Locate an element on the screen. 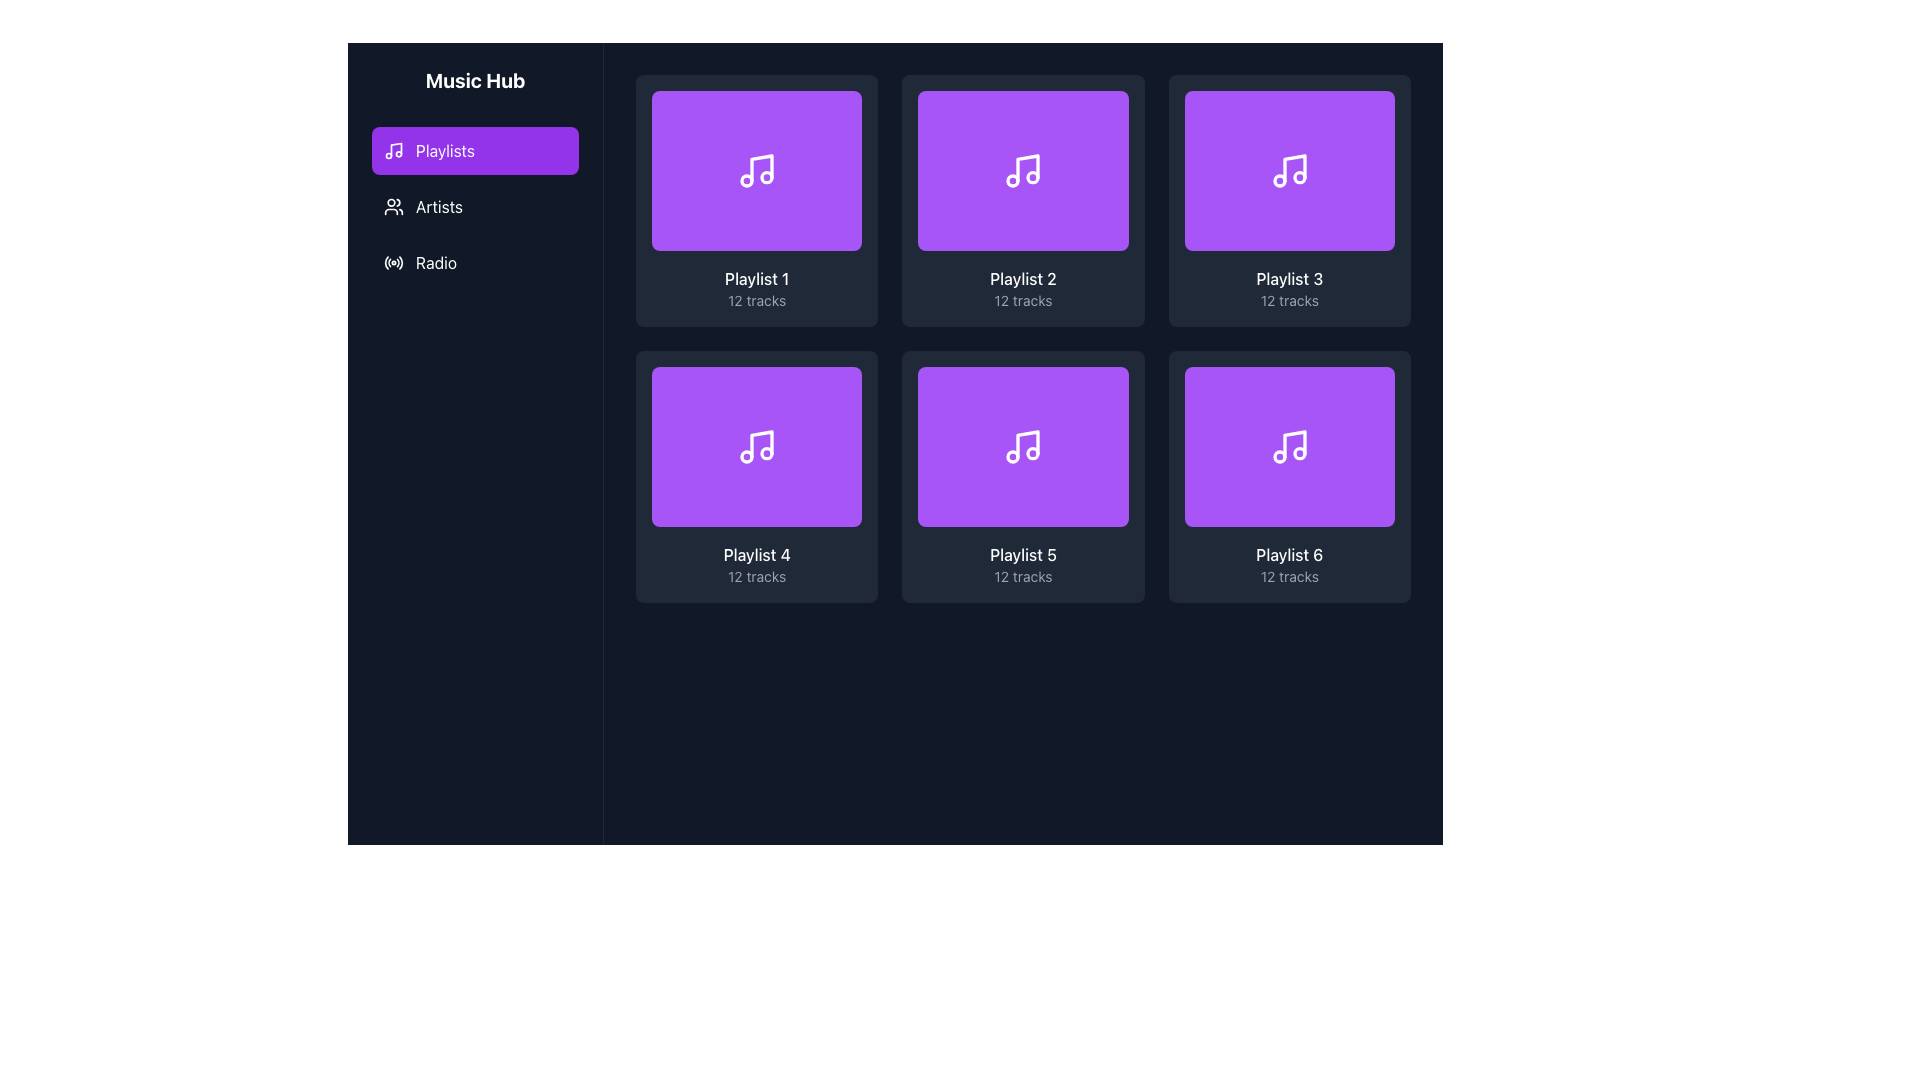 The image size is (1920, 1080). the 'Playlists' button, which is a rectangular button with a dark background and a vibrant purple fill, featuring a music note icon and the text 'Playlists', located in the vertical sidebar under the 'Music Hub' header is located at coordinates (474, 176).